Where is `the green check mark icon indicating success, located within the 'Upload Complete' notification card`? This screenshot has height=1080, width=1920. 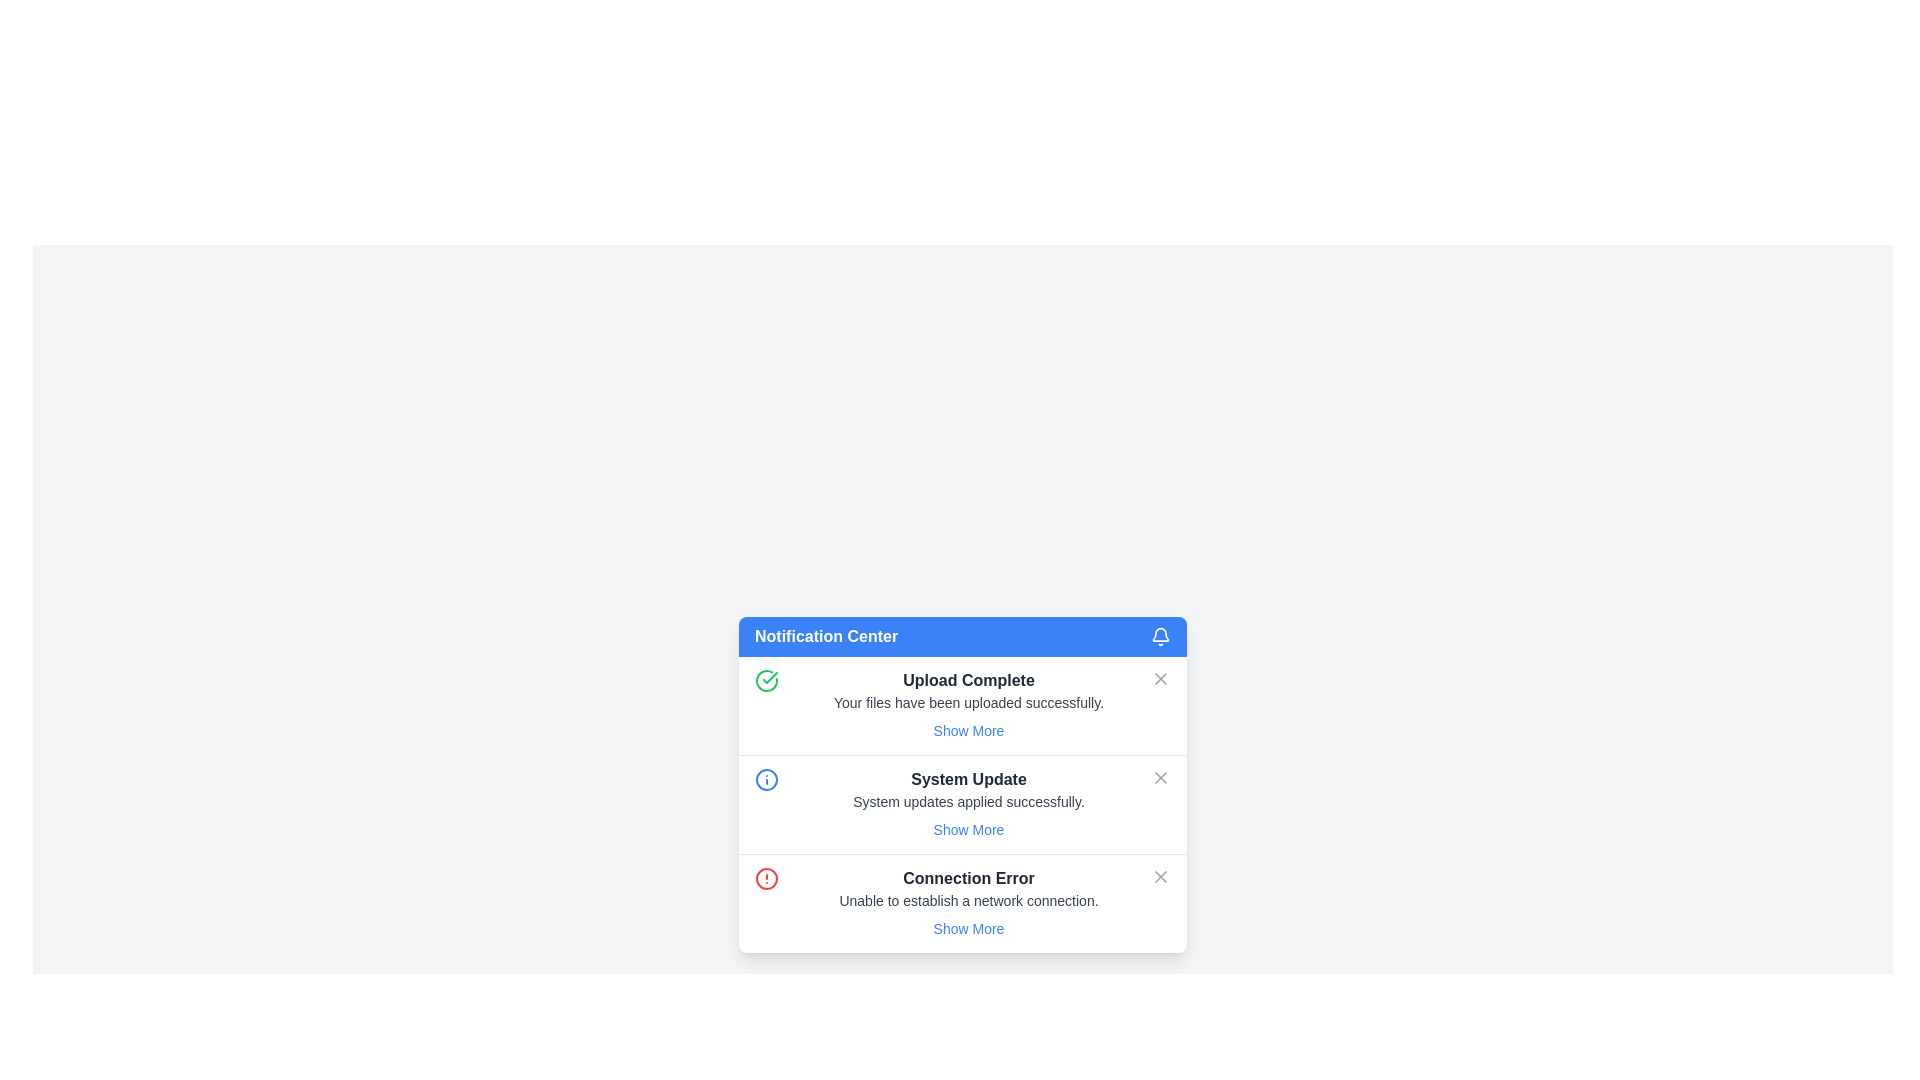 the green check mark icon indicating success, located within the 'Upload Complete' notification card is located at coordinates (769, 677).